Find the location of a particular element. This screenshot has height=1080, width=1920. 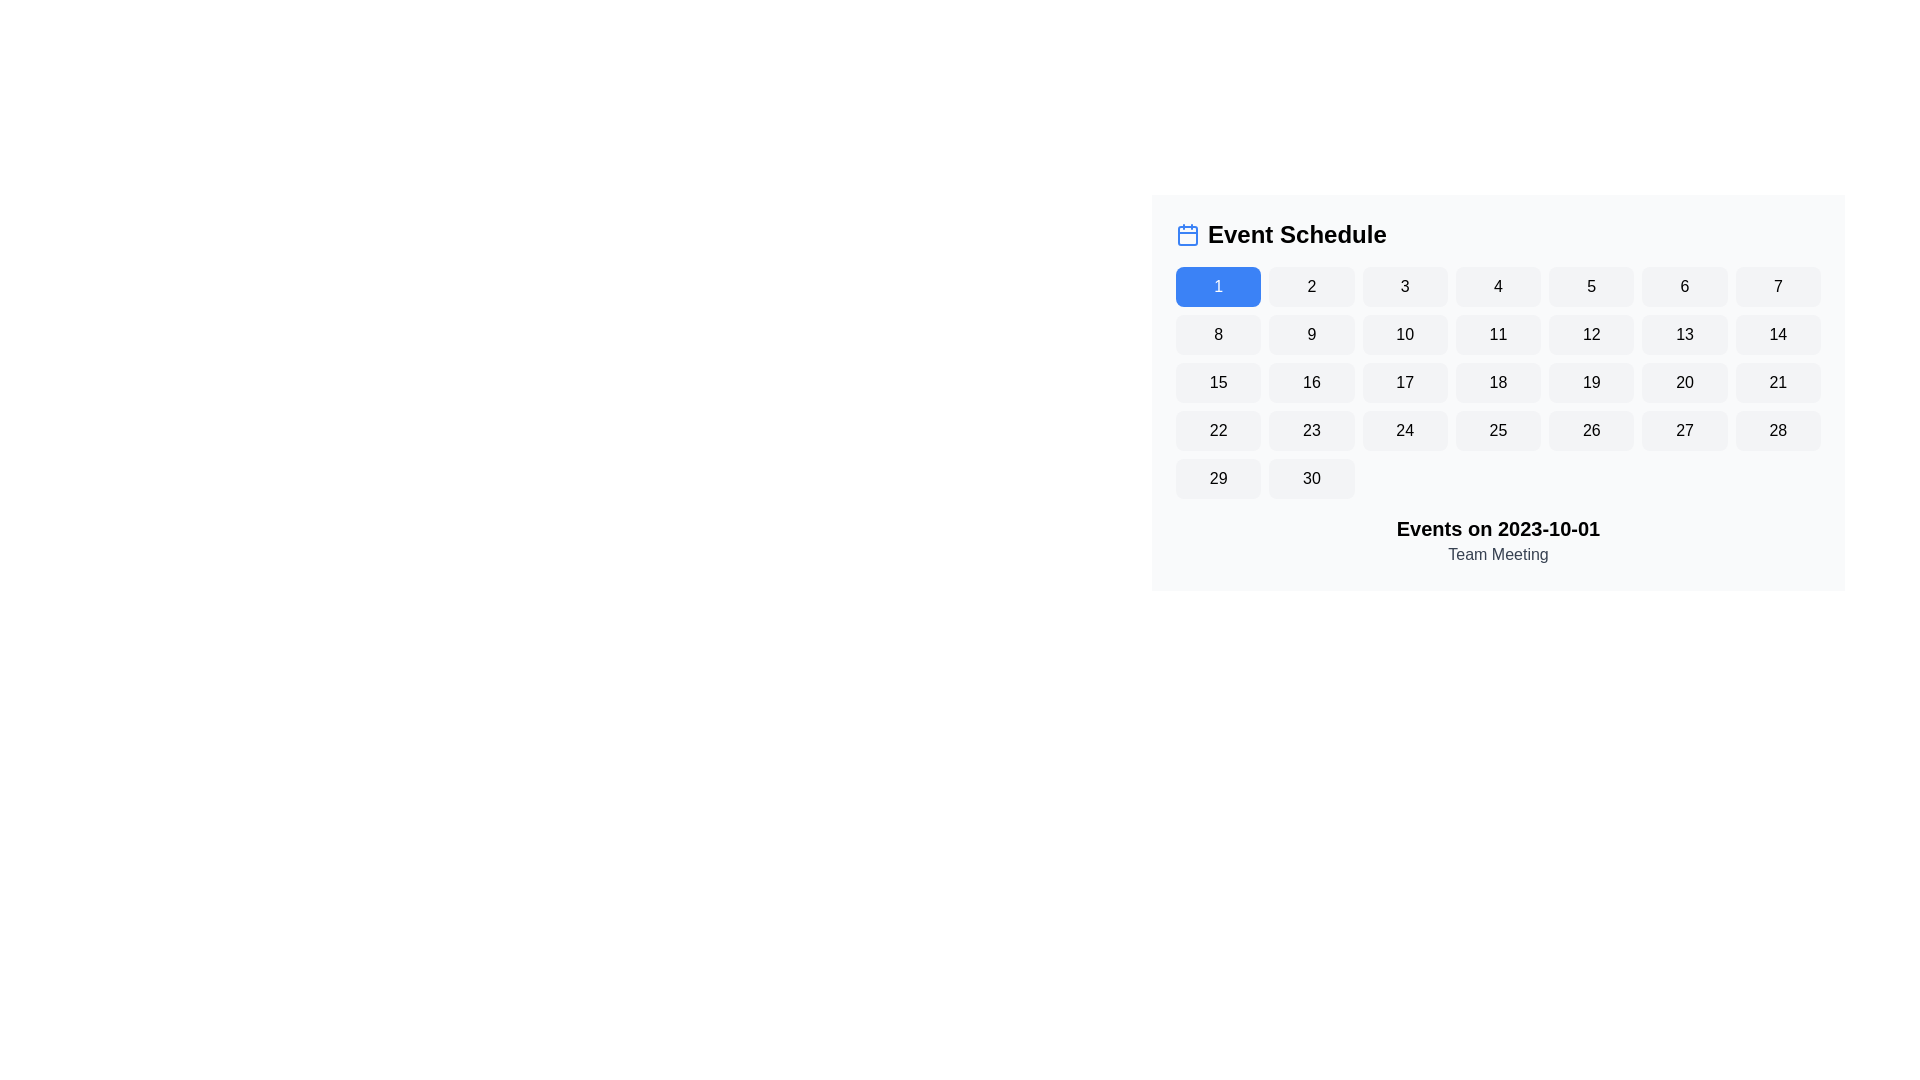

the selectable day button in the calendar interface located in the third row and fourth column is located at coordinates (1498, 382).